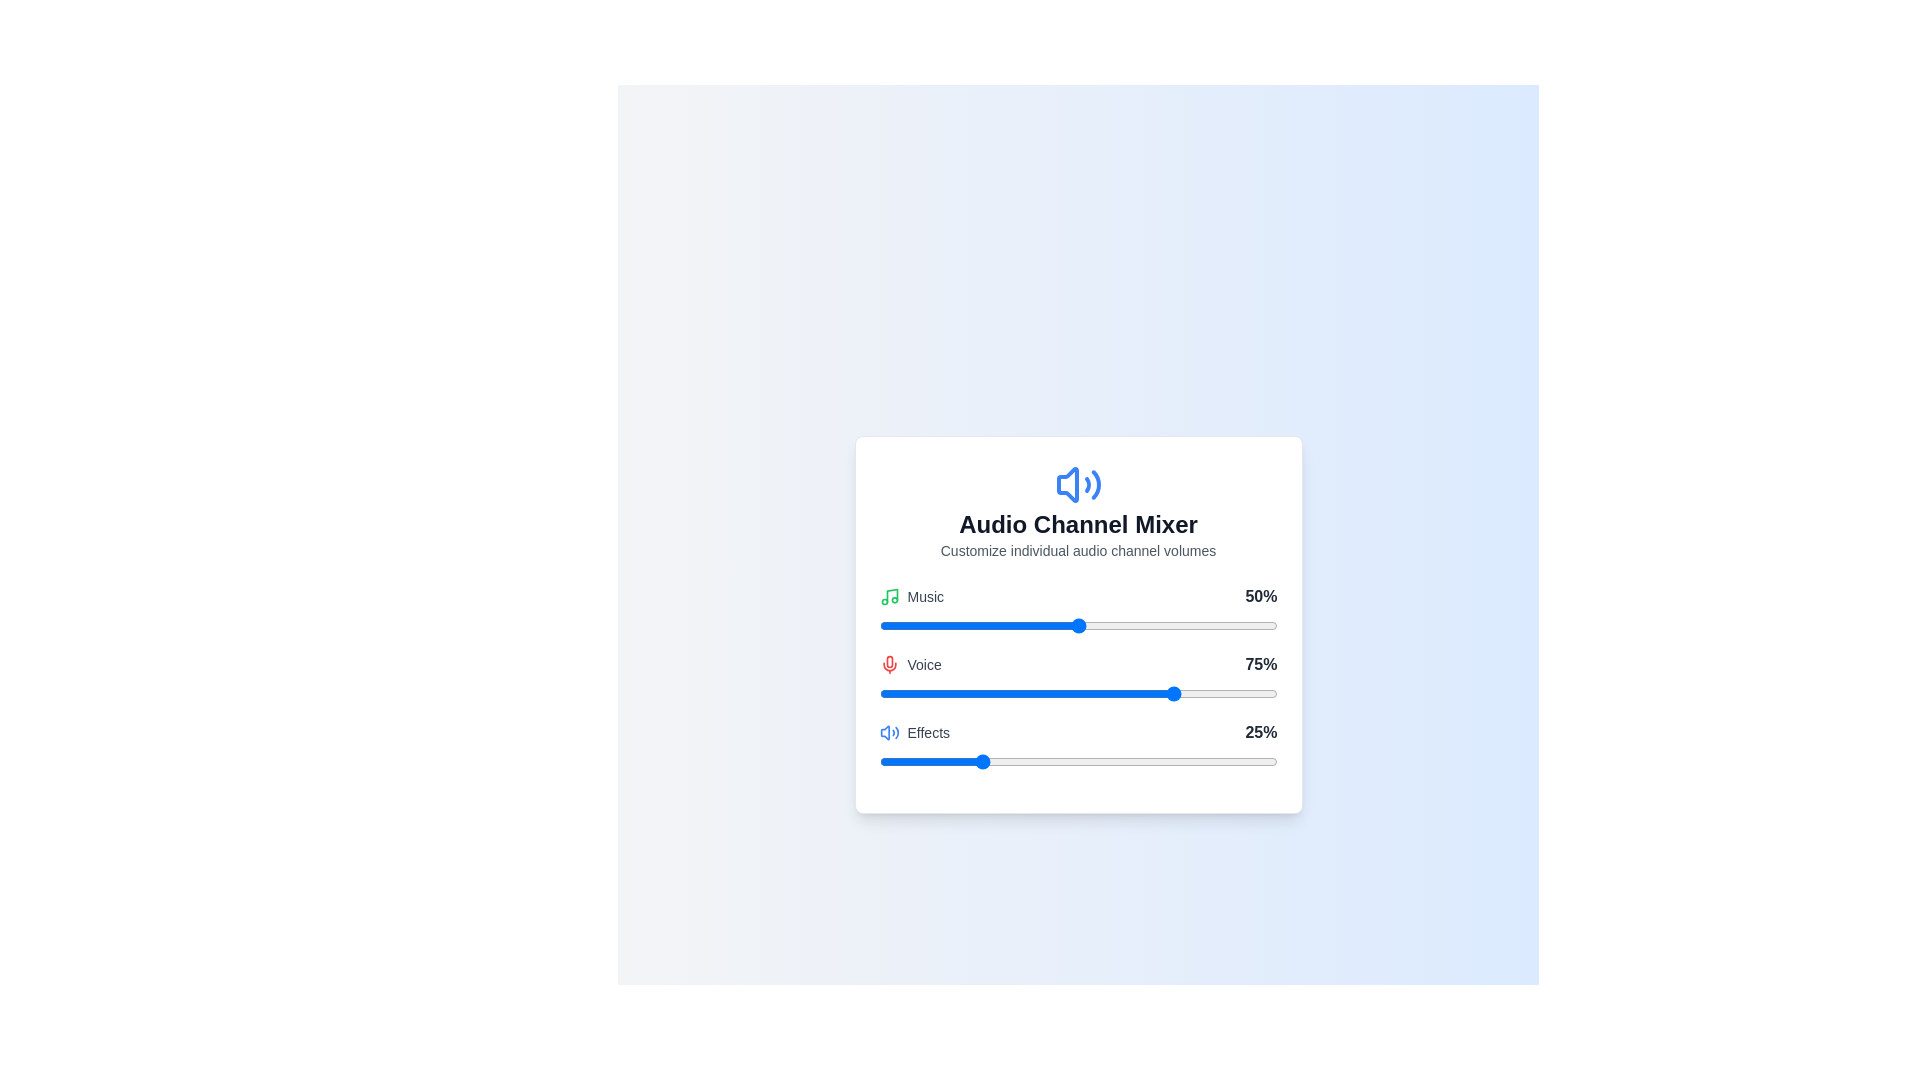  Describe the element at coordinates (1150, 762) in the screenshot. I see `the 'Effects' volume slider` at that location.